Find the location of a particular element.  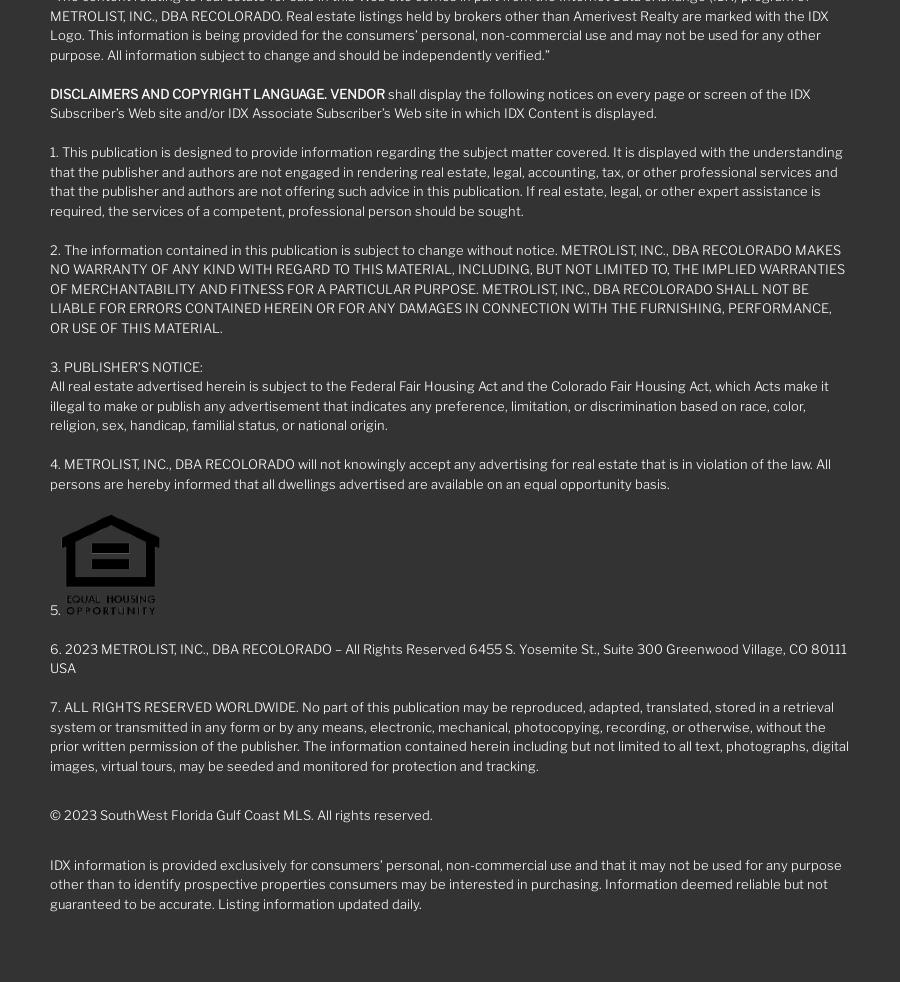

'IDX information is provided exclusively for consumers’ personal, non-commercial use and that it may not be used for any purpose other than to identify prospective properties consumers may be interested in purchasing. Information deemed reliable but not guaranteed to be accurate. Listing information updated daily.' is located at coordinates (446, 883).